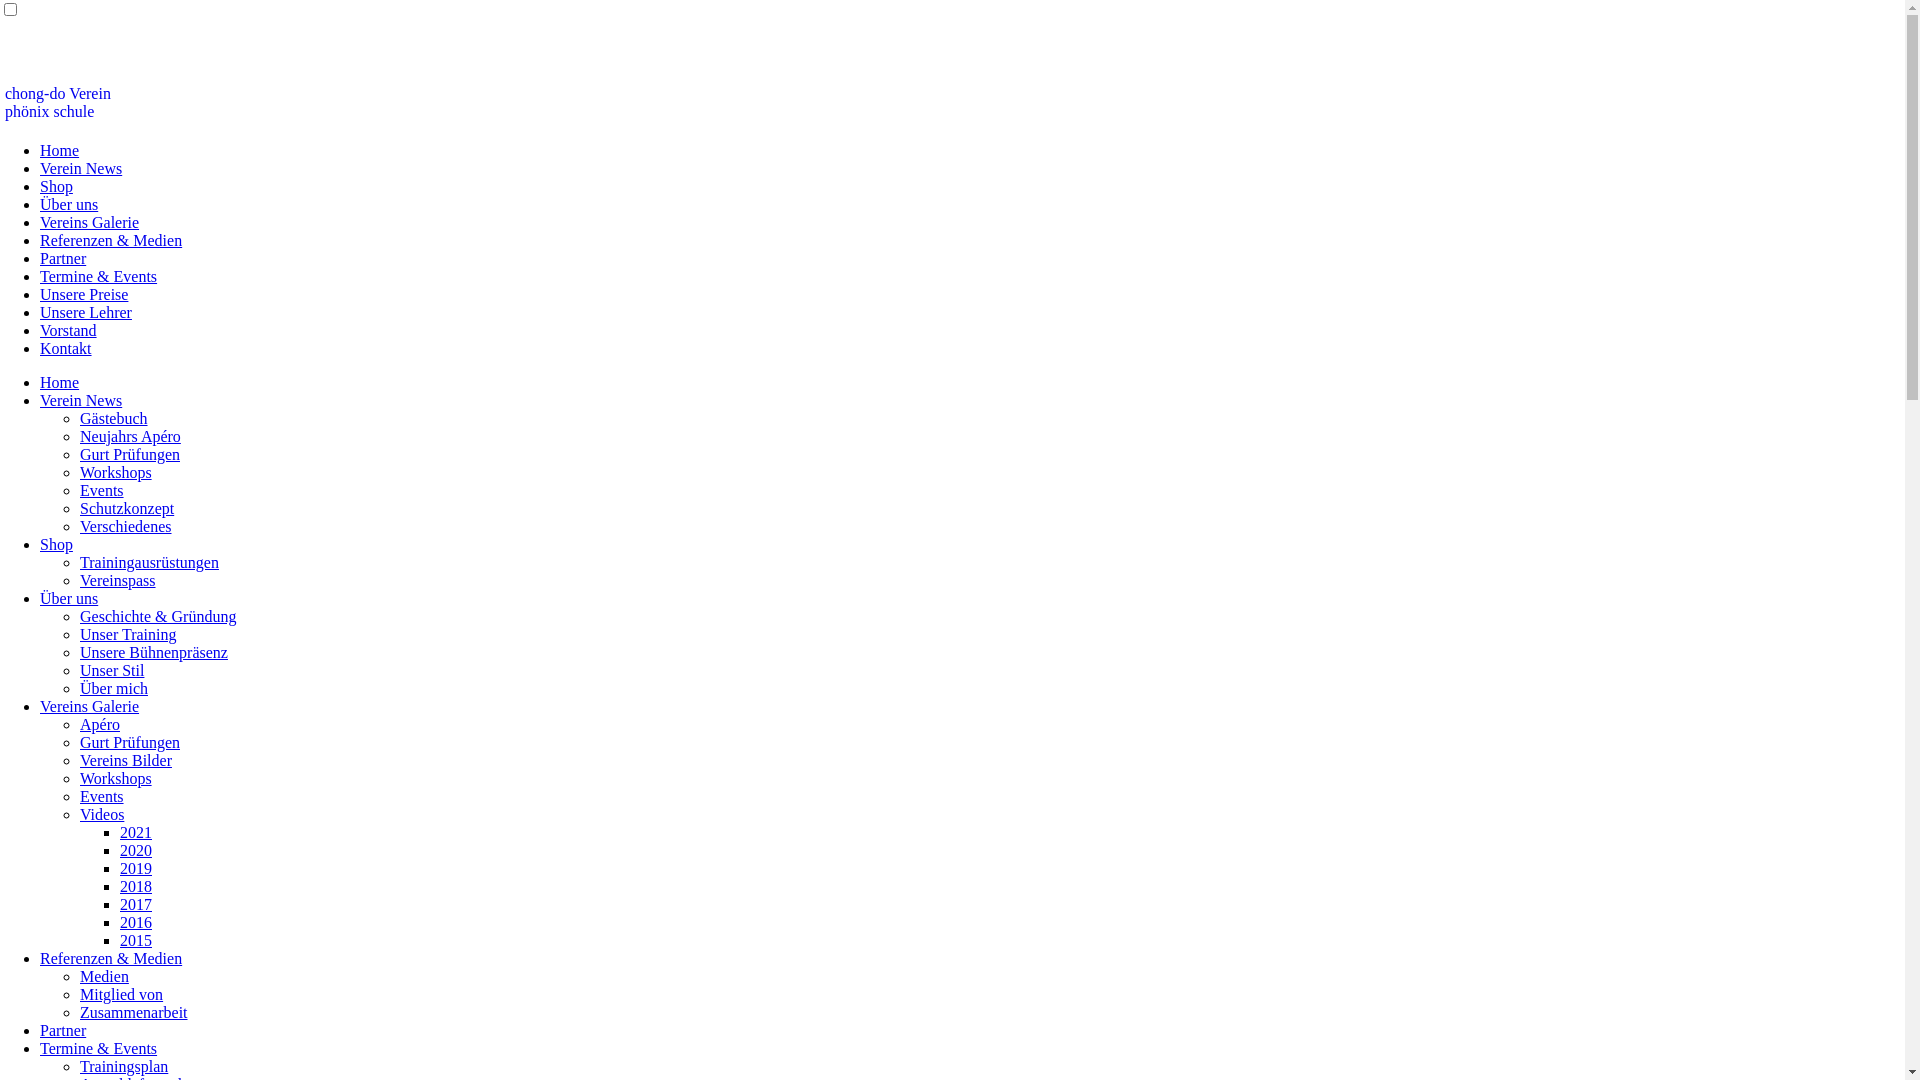  I want to click on 'Zusammenarbeit', so click(133, 1012).